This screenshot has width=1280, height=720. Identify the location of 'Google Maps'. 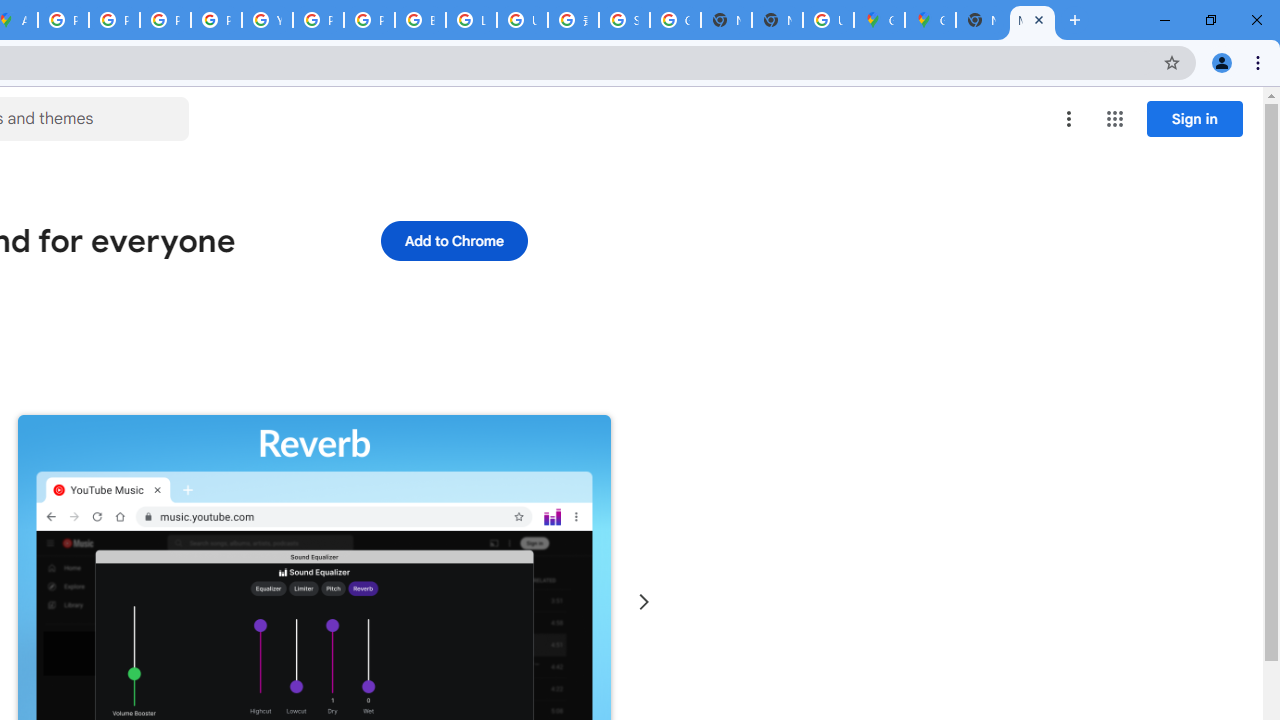
(879, 20).